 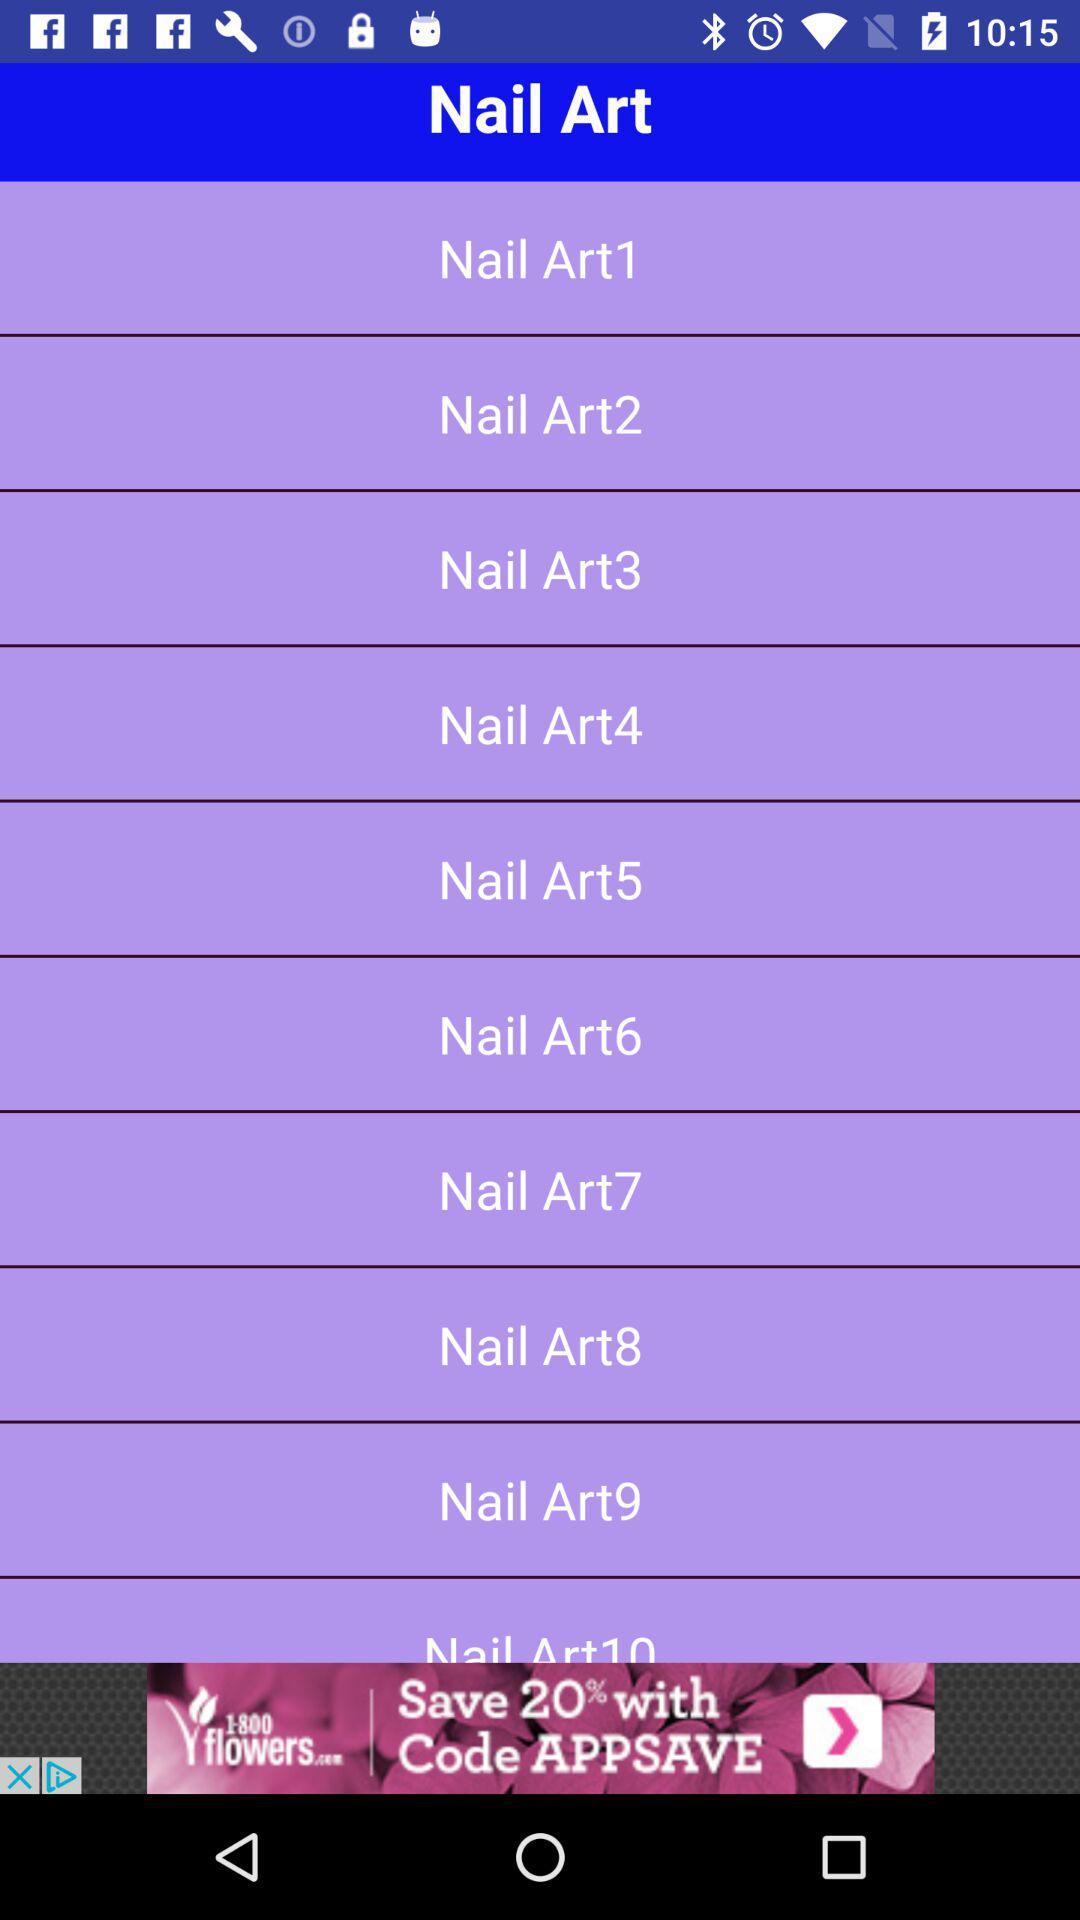 What do you see at coordinates (540, 1727) in the screenshot?
I see `banner` at bounding box center [540, 1727].